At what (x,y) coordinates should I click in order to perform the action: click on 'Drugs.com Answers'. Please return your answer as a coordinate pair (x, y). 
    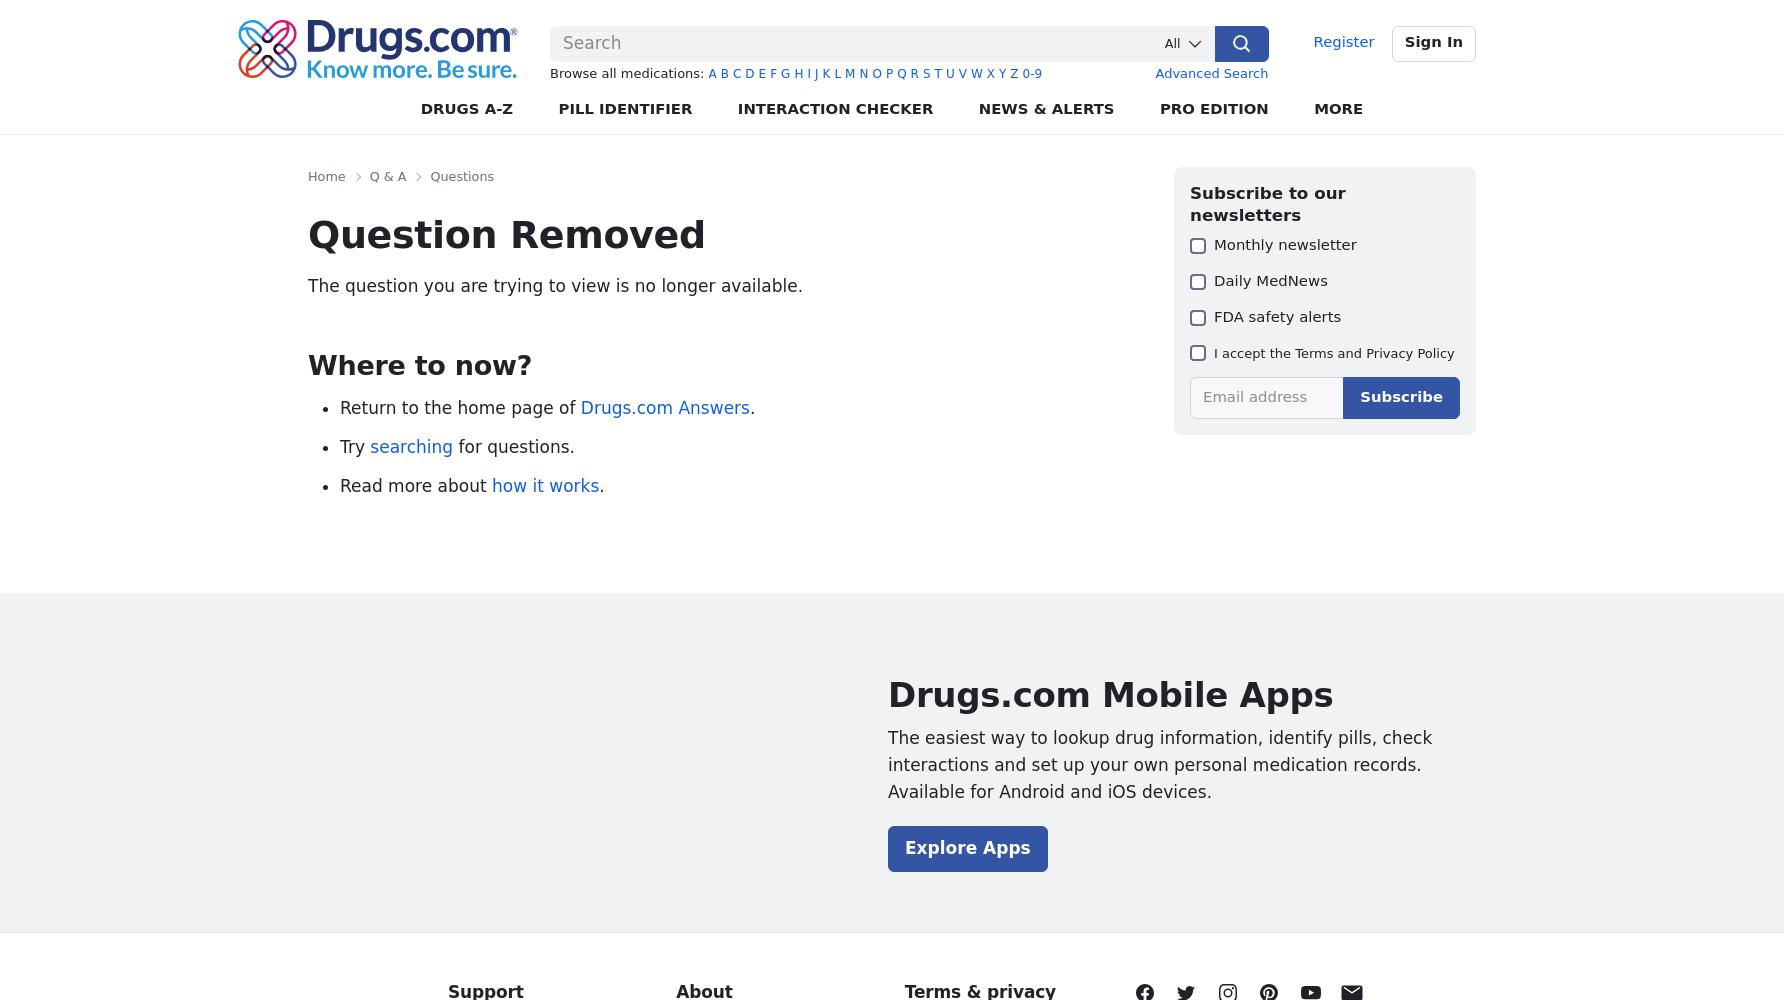
    Looking at the image, I should click on (663, 407).